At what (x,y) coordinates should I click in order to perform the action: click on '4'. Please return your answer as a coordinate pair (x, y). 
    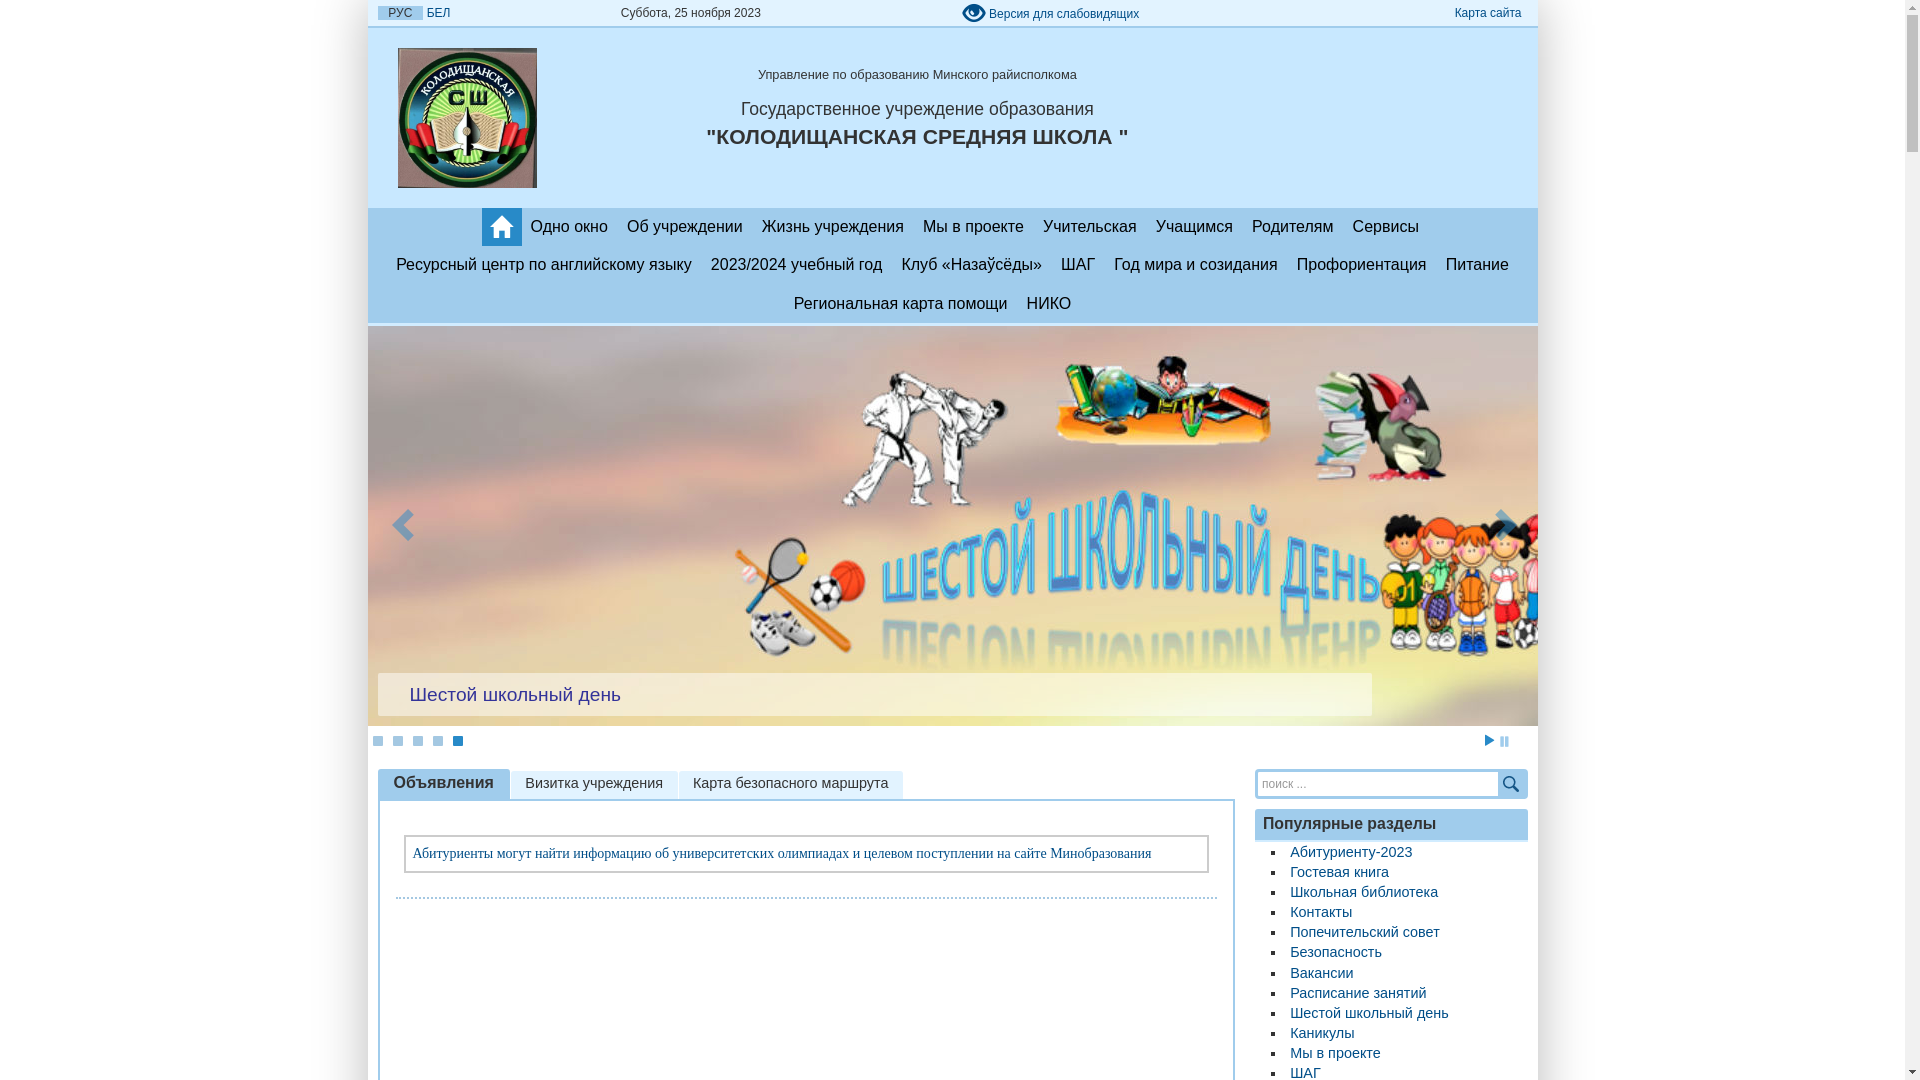
    Looking at the image, I should click on (435, 740).